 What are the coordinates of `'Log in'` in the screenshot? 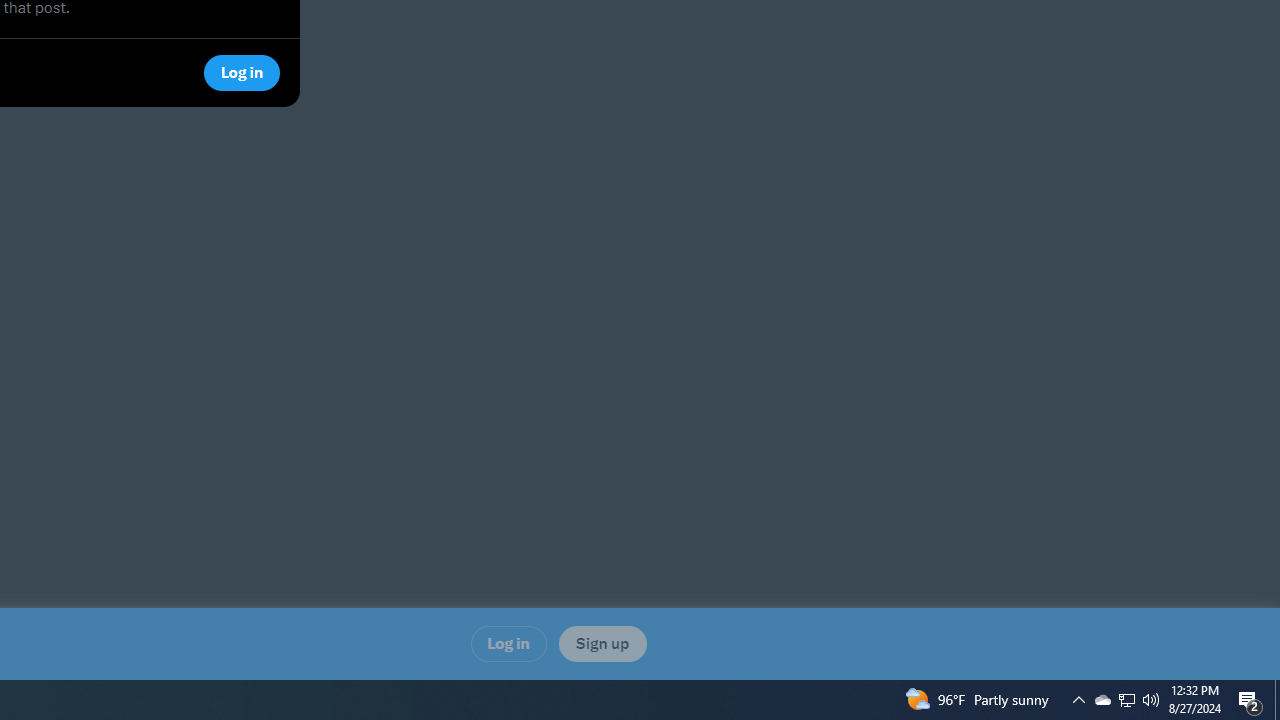 It's located at (508, 643).